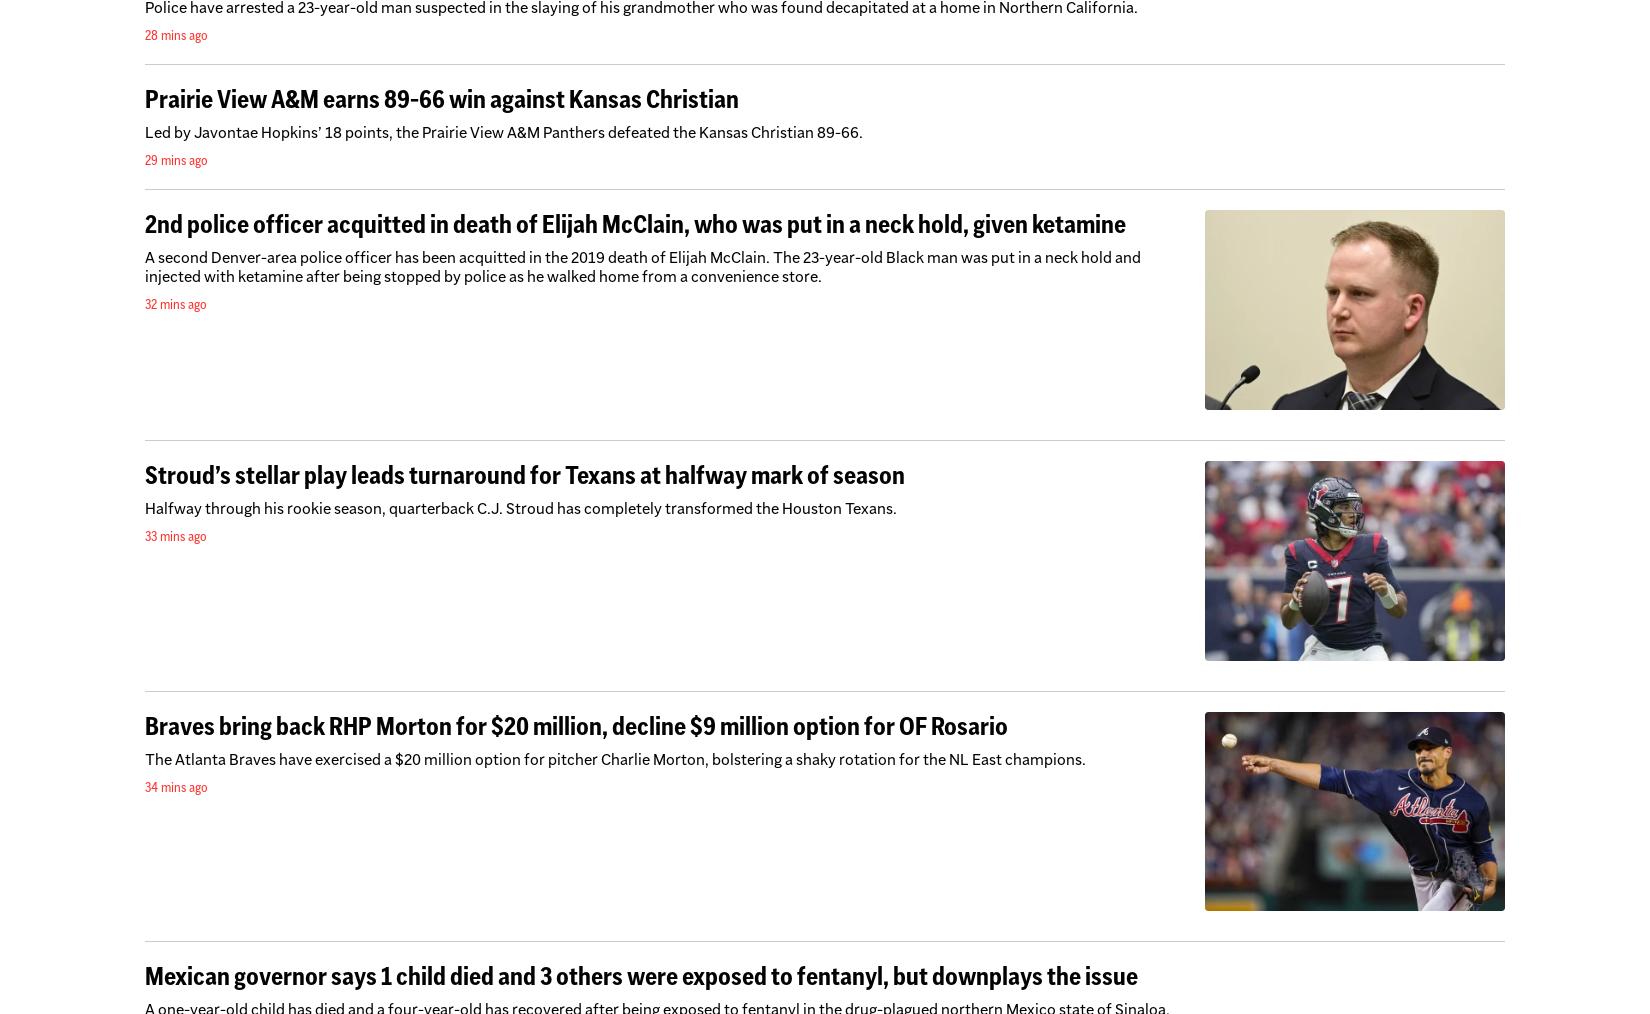 The image size is (1650, 1014). Describe the element at coordinates (441, 98) in the screenshot. I see `'Prairie View A&M earns 89-66 win against Kansas Christian'` at that location.